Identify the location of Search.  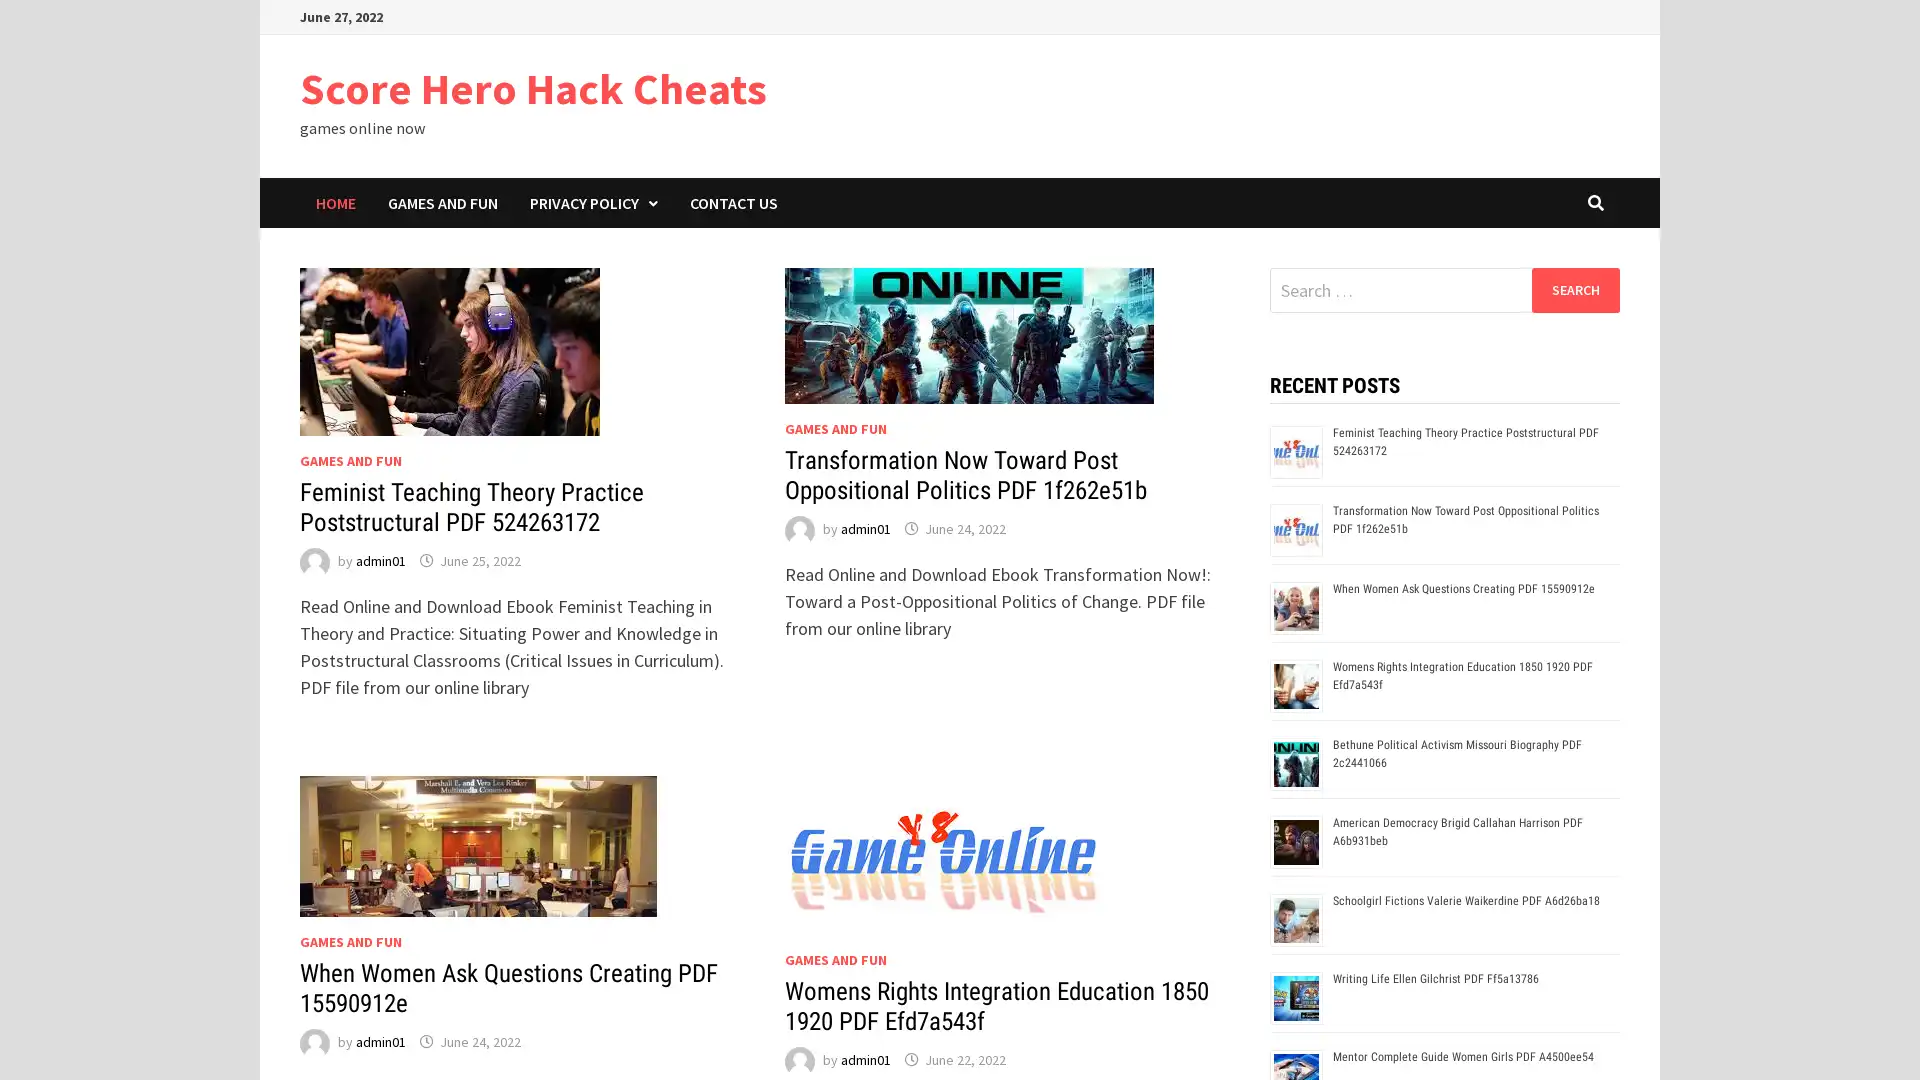
(1574, 289).